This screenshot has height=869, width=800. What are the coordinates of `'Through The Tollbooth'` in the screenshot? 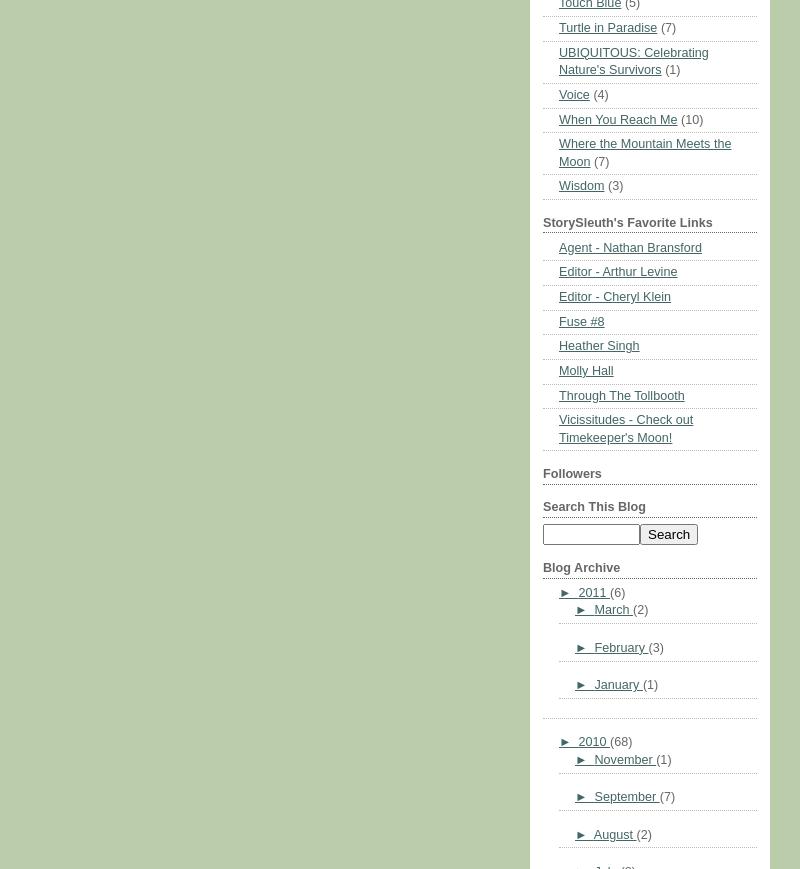 It's located at (621, 393).